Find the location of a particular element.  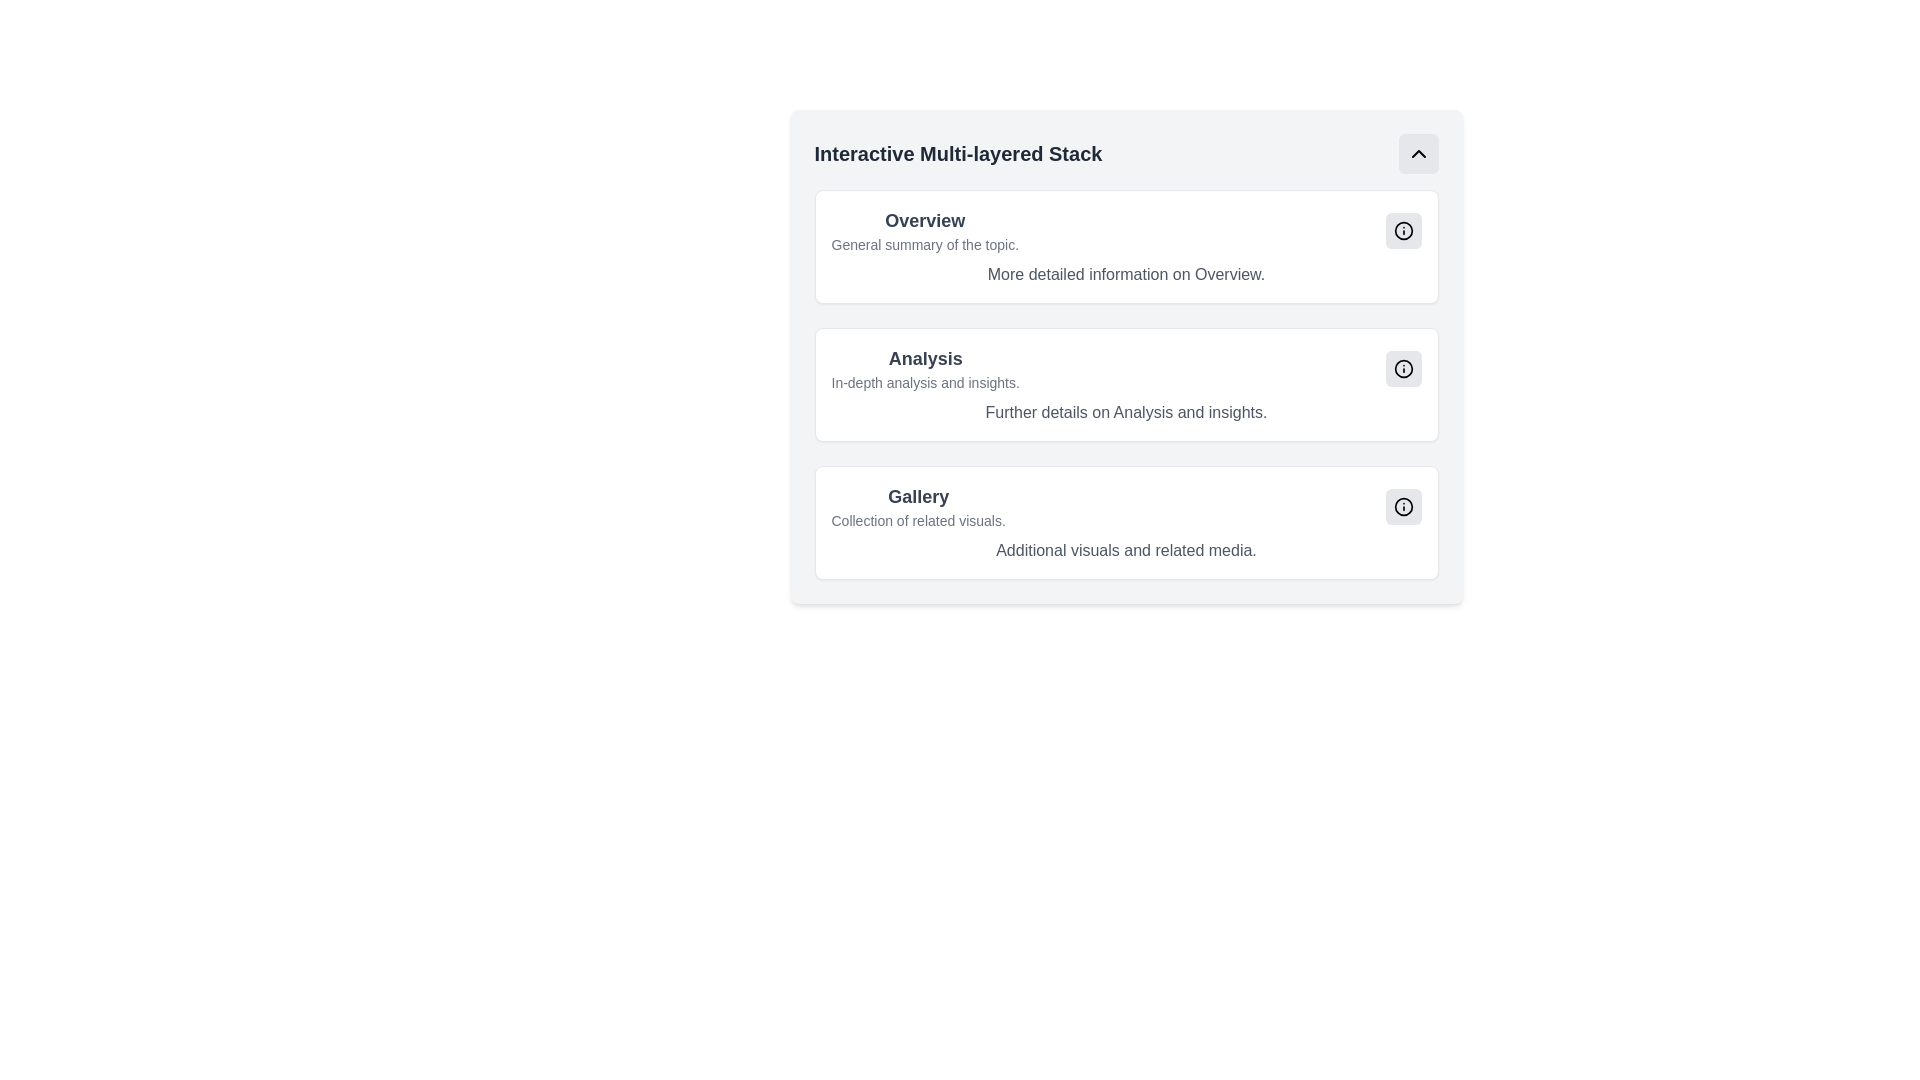

the small circular 'Info' icon with a black outline and white background located at the bottom right corner of the 'Gallery' box is located at coordinates (1402, 505).